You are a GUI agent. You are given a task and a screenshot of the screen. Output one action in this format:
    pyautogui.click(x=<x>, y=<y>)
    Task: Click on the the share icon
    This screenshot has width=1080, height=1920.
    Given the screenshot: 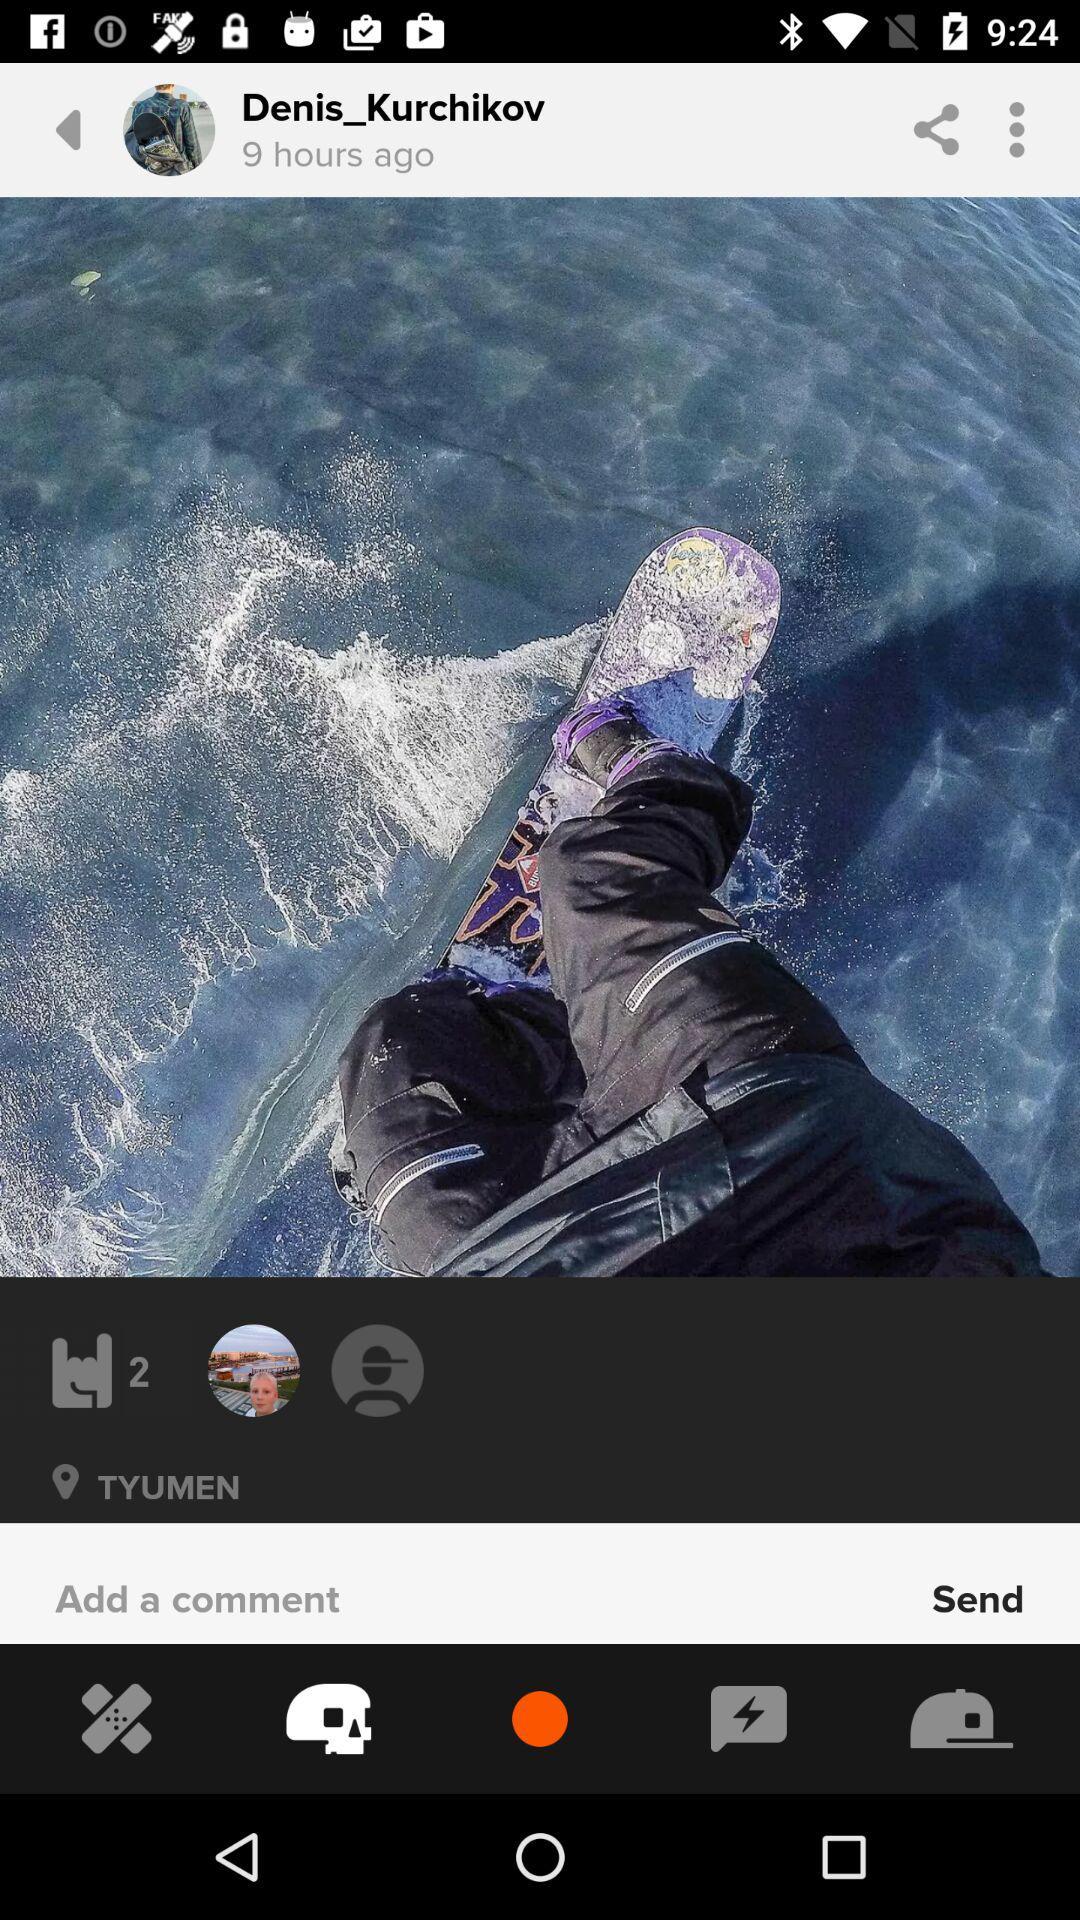 What is the action you would take?
    pyautogui.click(x=936, y=128)
    